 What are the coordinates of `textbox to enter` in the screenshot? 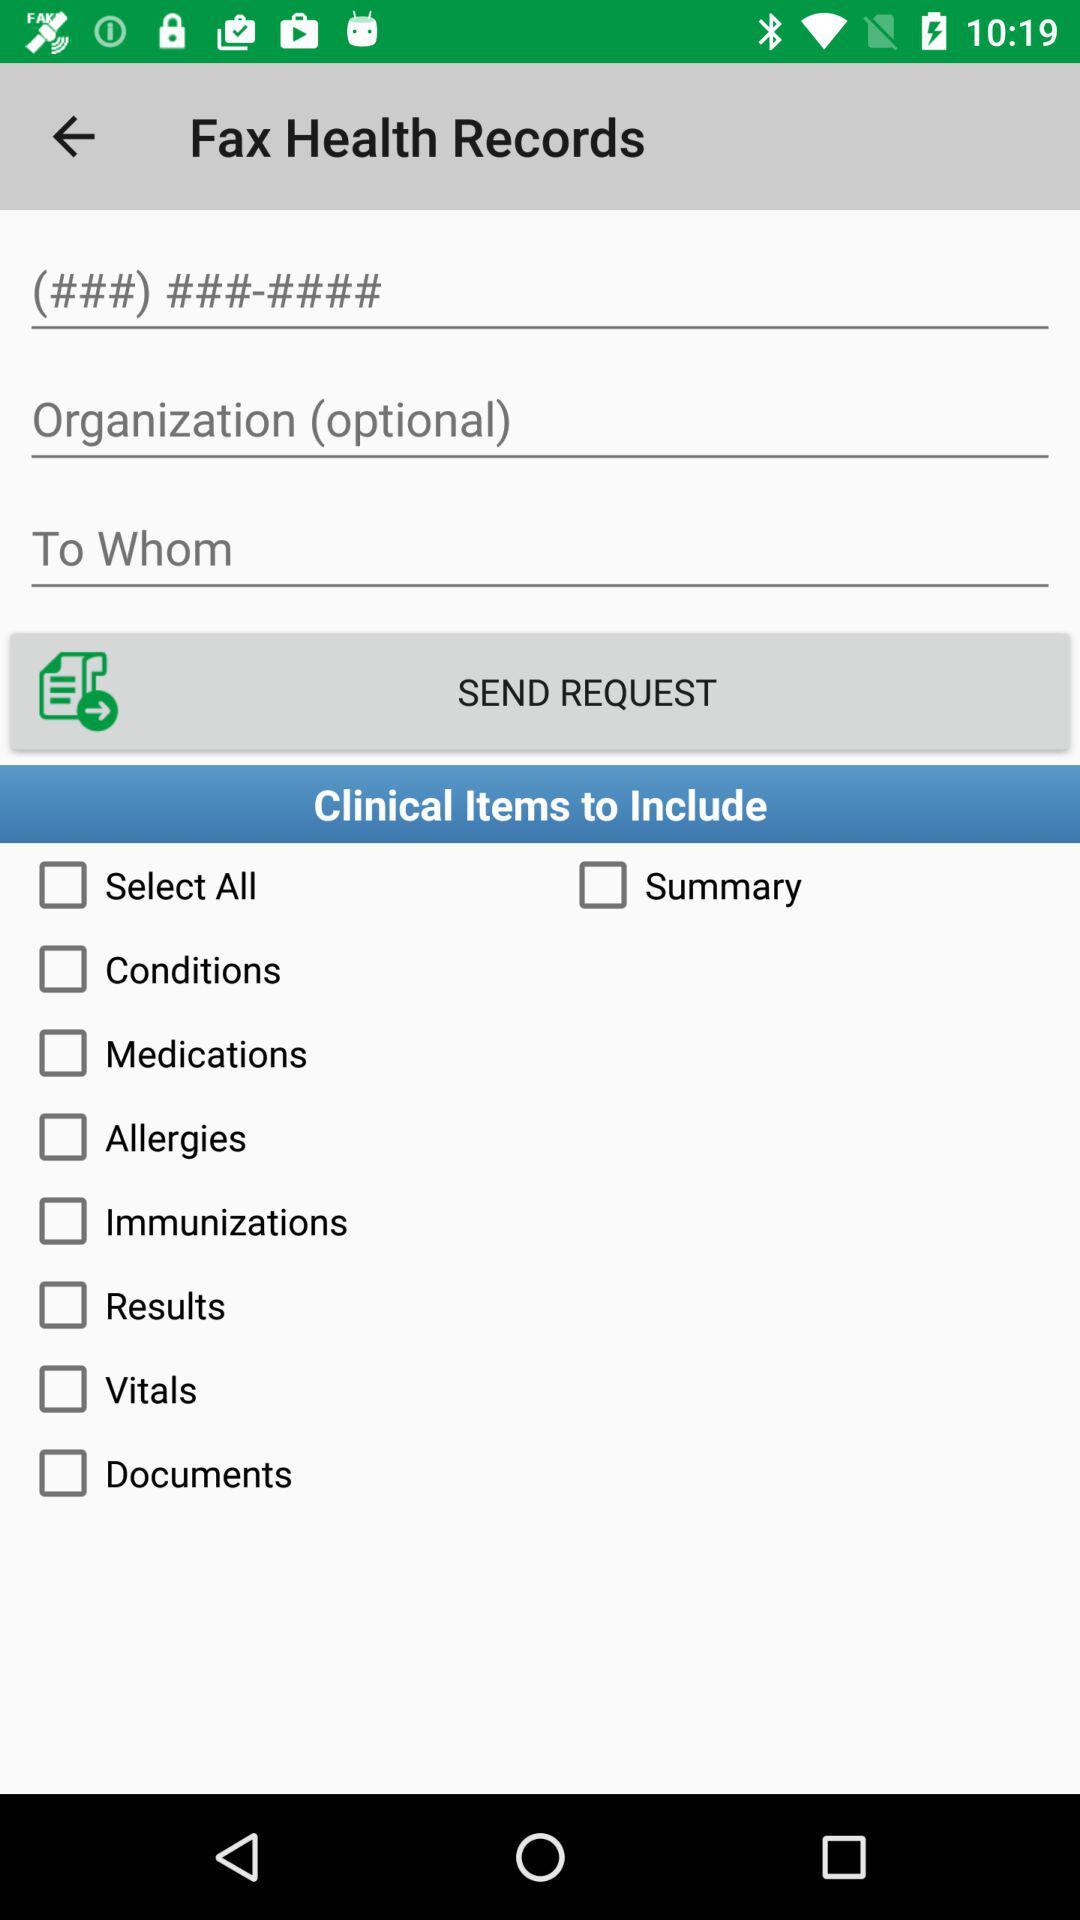 It's located at (540, 548).